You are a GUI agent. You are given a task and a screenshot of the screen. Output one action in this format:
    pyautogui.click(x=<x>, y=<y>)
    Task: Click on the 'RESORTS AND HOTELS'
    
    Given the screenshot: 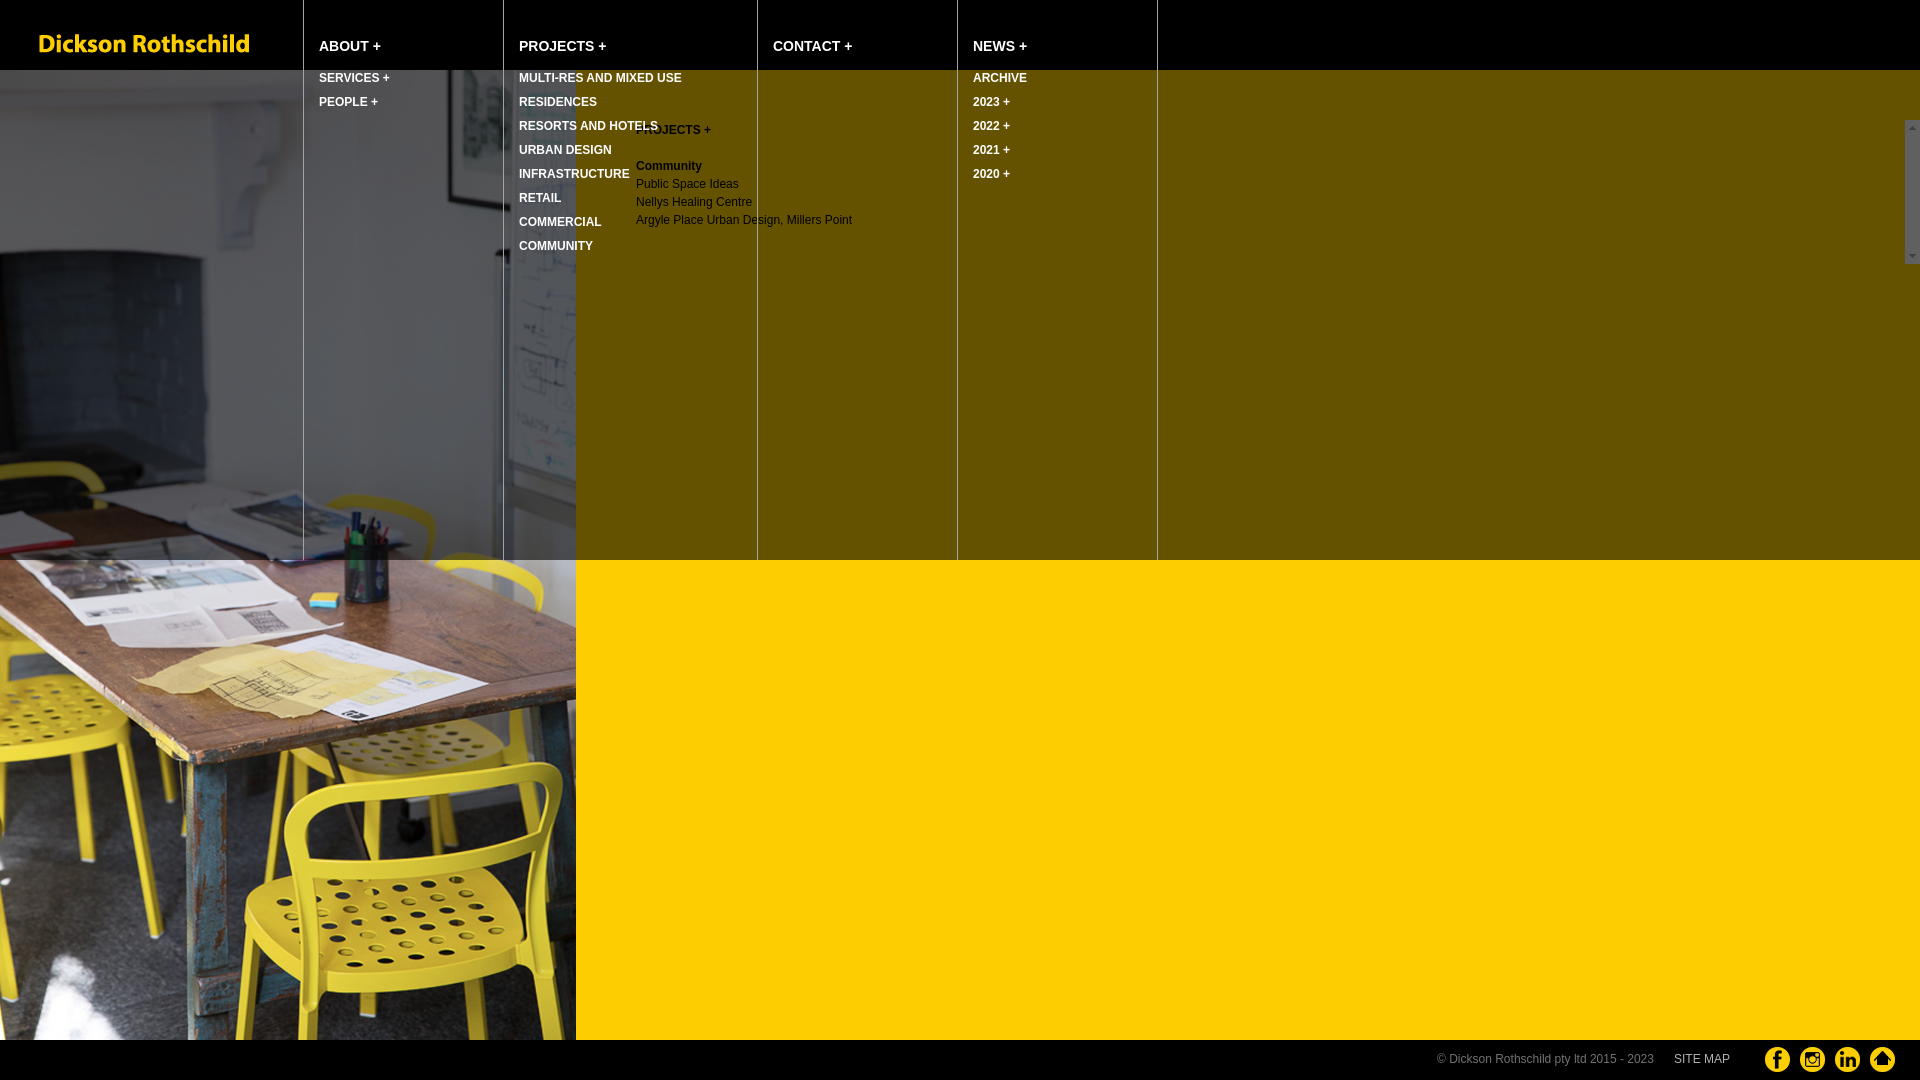 What is the action you would take?
    pyautogui.click(x=504, y=126)
    